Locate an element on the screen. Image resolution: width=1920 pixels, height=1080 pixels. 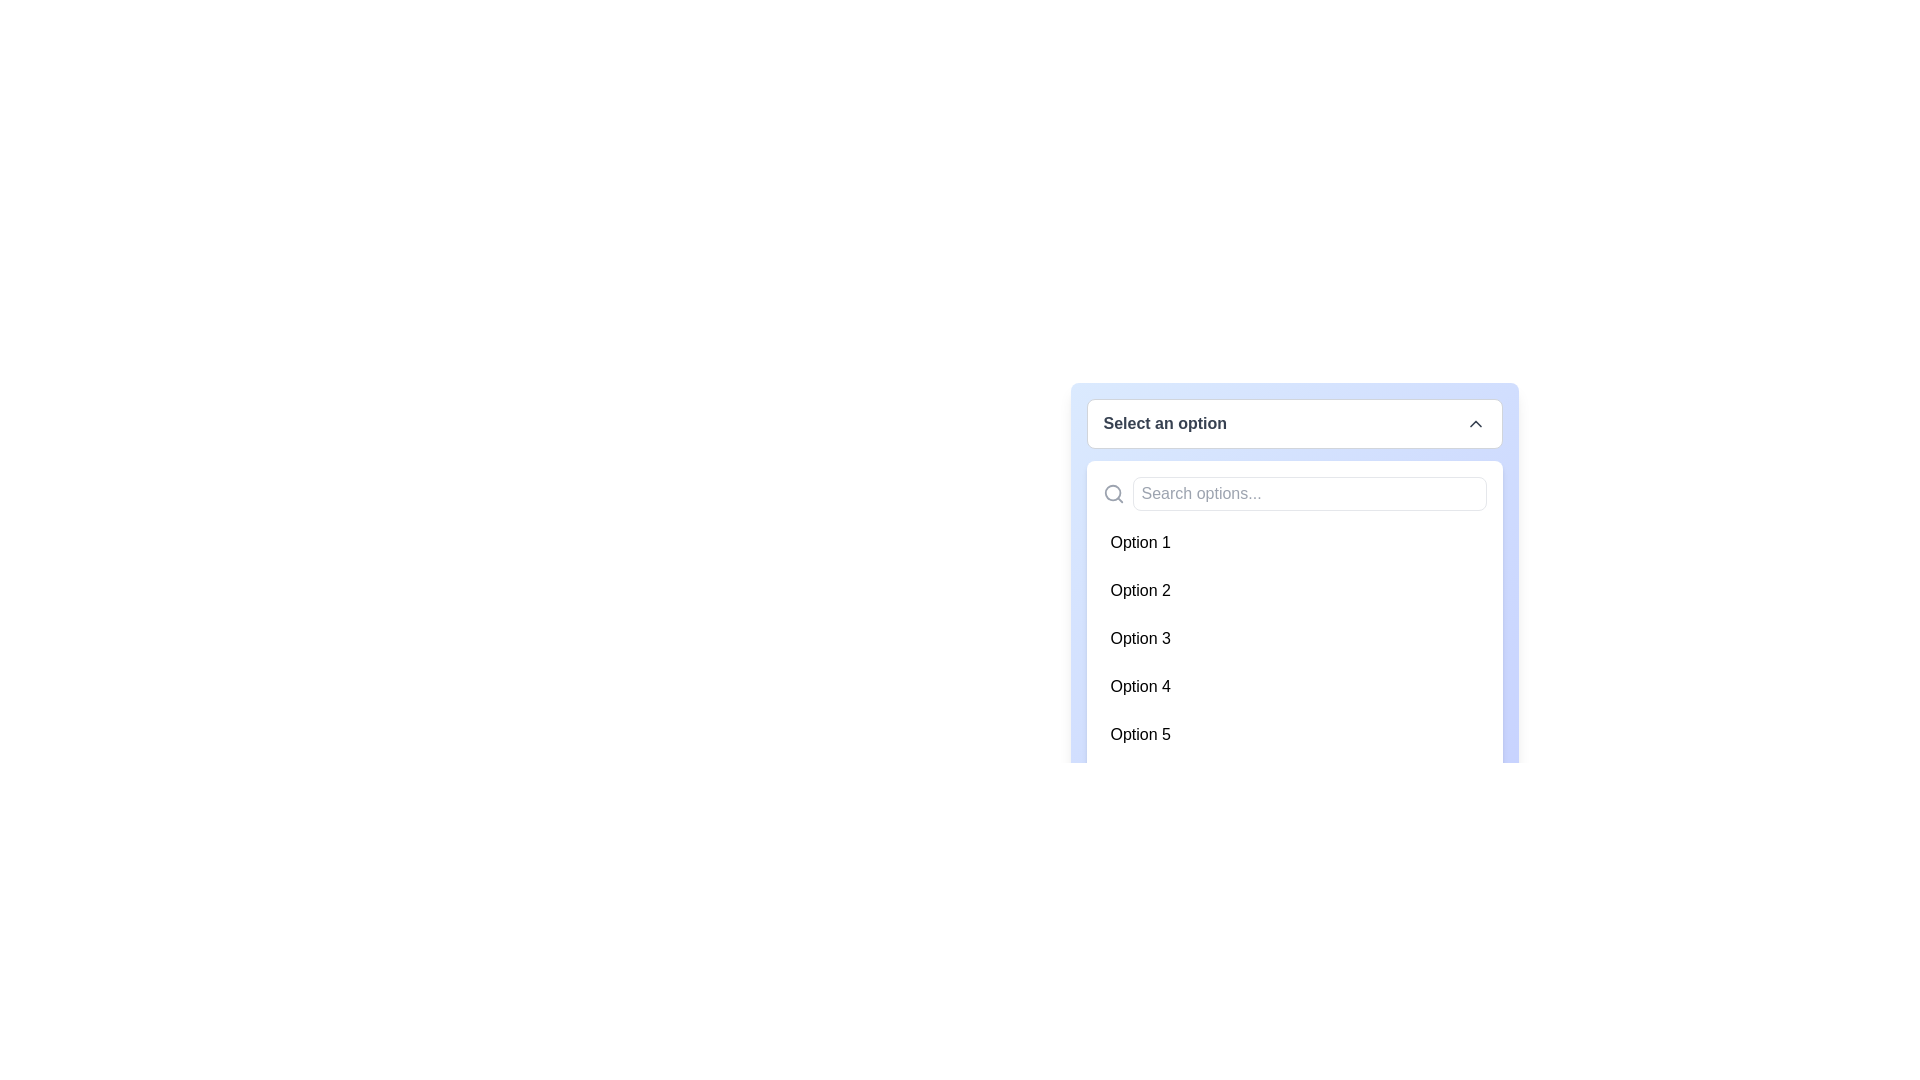
the selectable dropdown item with the text 'Option 2' is located at coordinates (1140, 589).